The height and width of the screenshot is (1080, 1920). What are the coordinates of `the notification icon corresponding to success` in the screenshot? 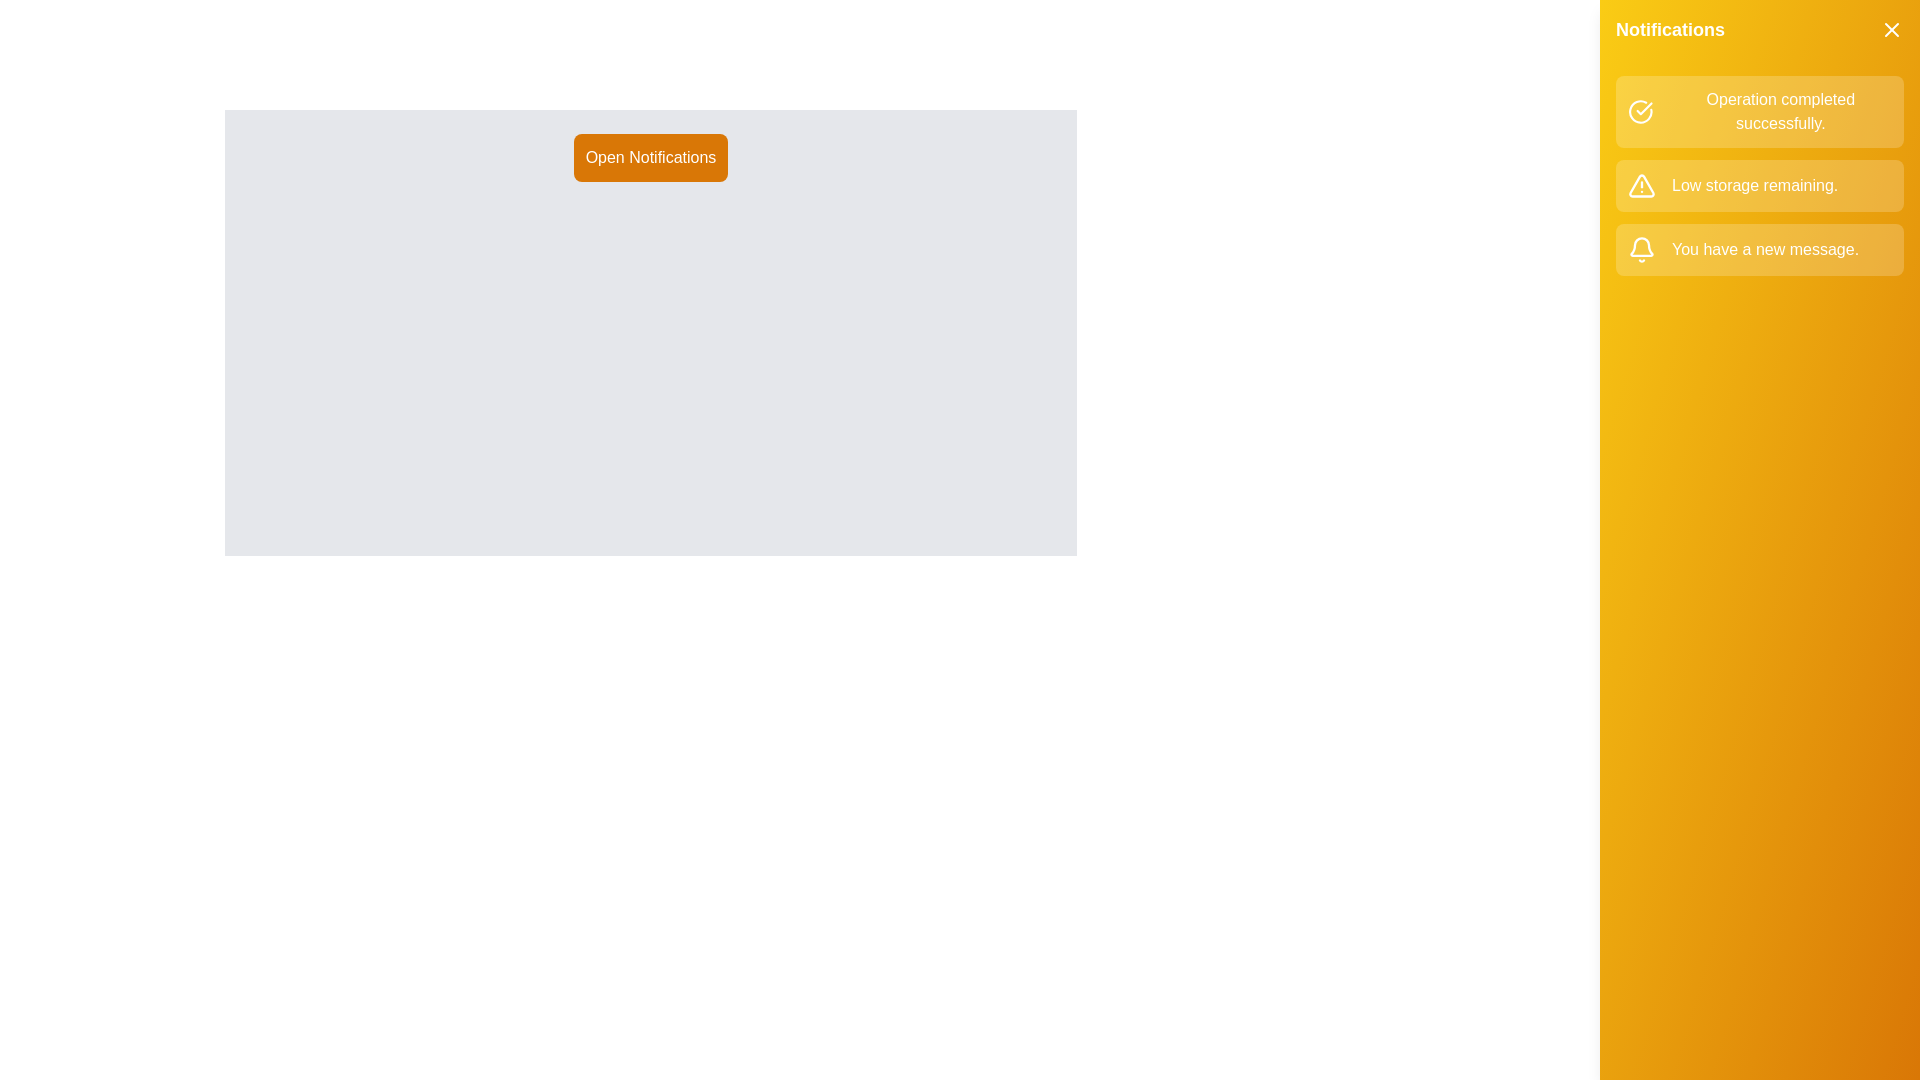 It's located at (1640, 111).